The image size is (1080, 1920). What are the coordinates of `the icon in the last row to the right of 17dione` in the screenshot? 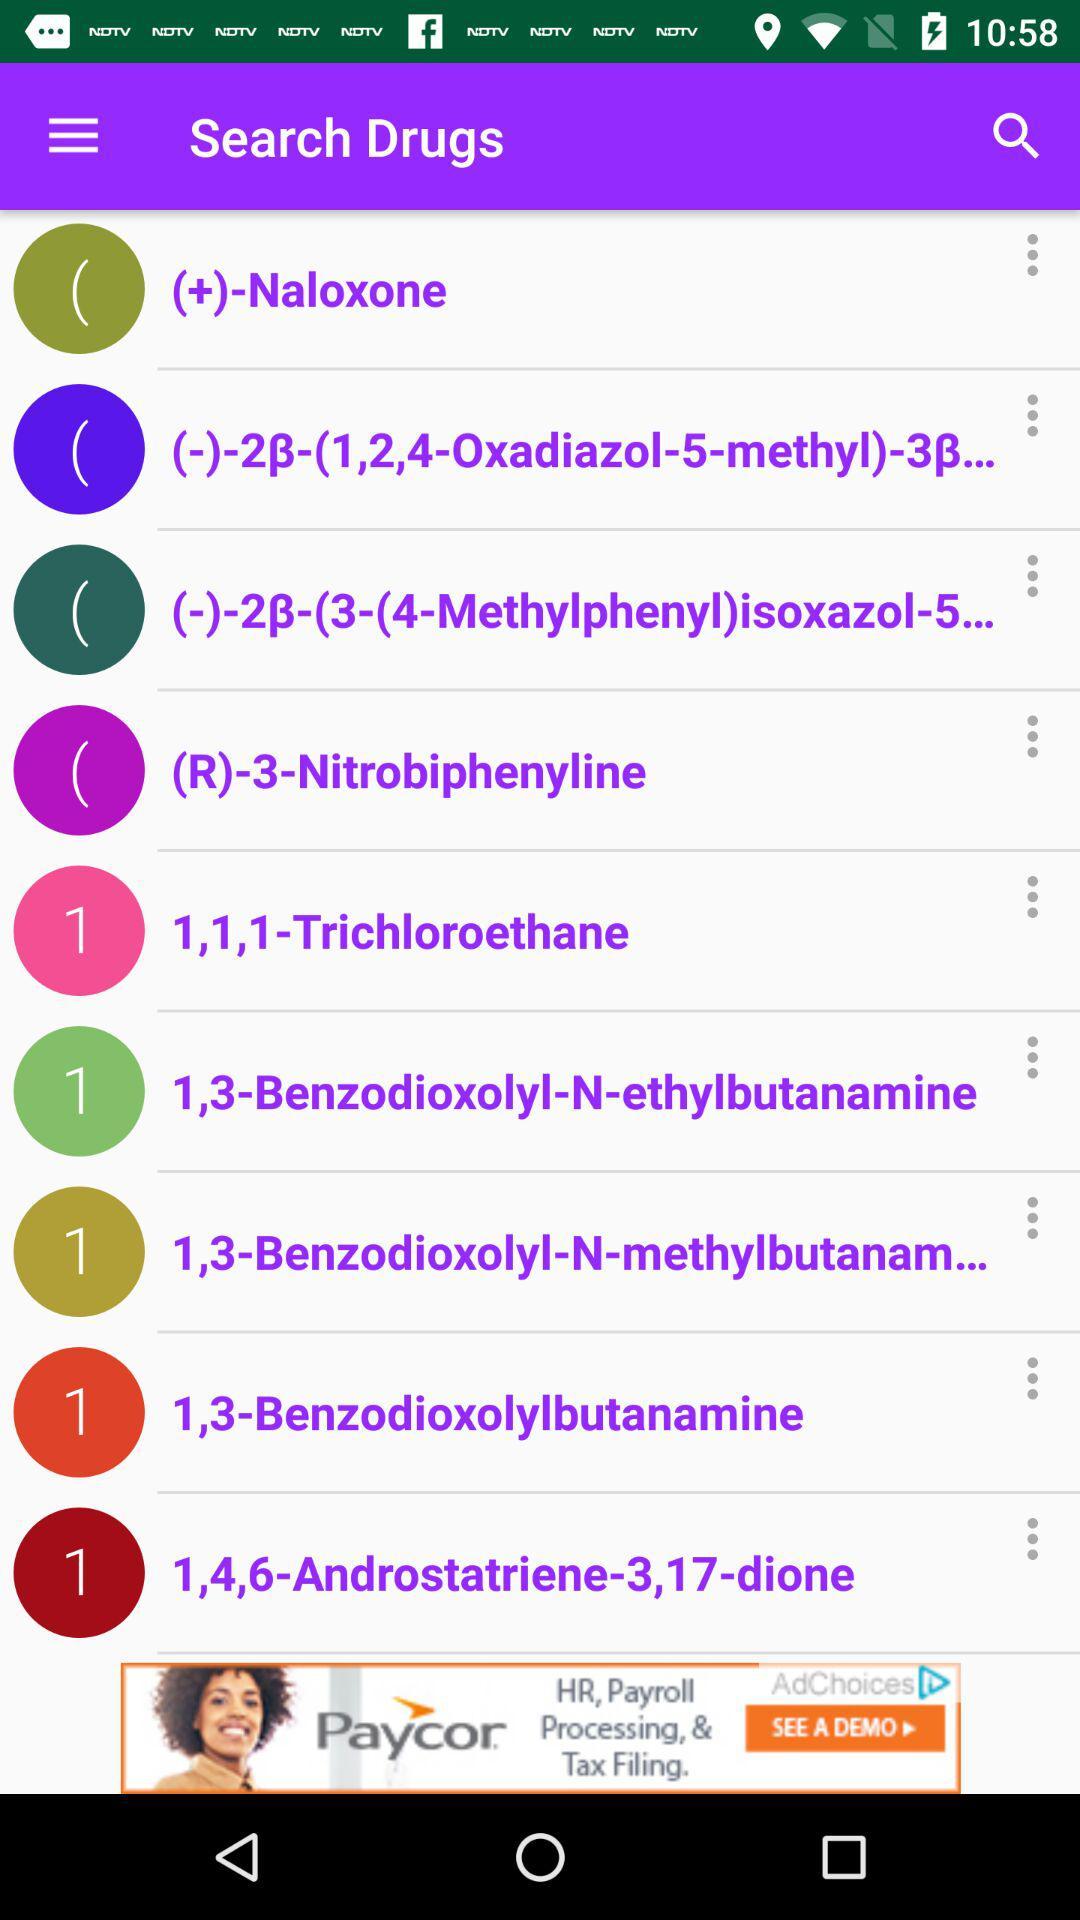 It's located at (1032, 1538).